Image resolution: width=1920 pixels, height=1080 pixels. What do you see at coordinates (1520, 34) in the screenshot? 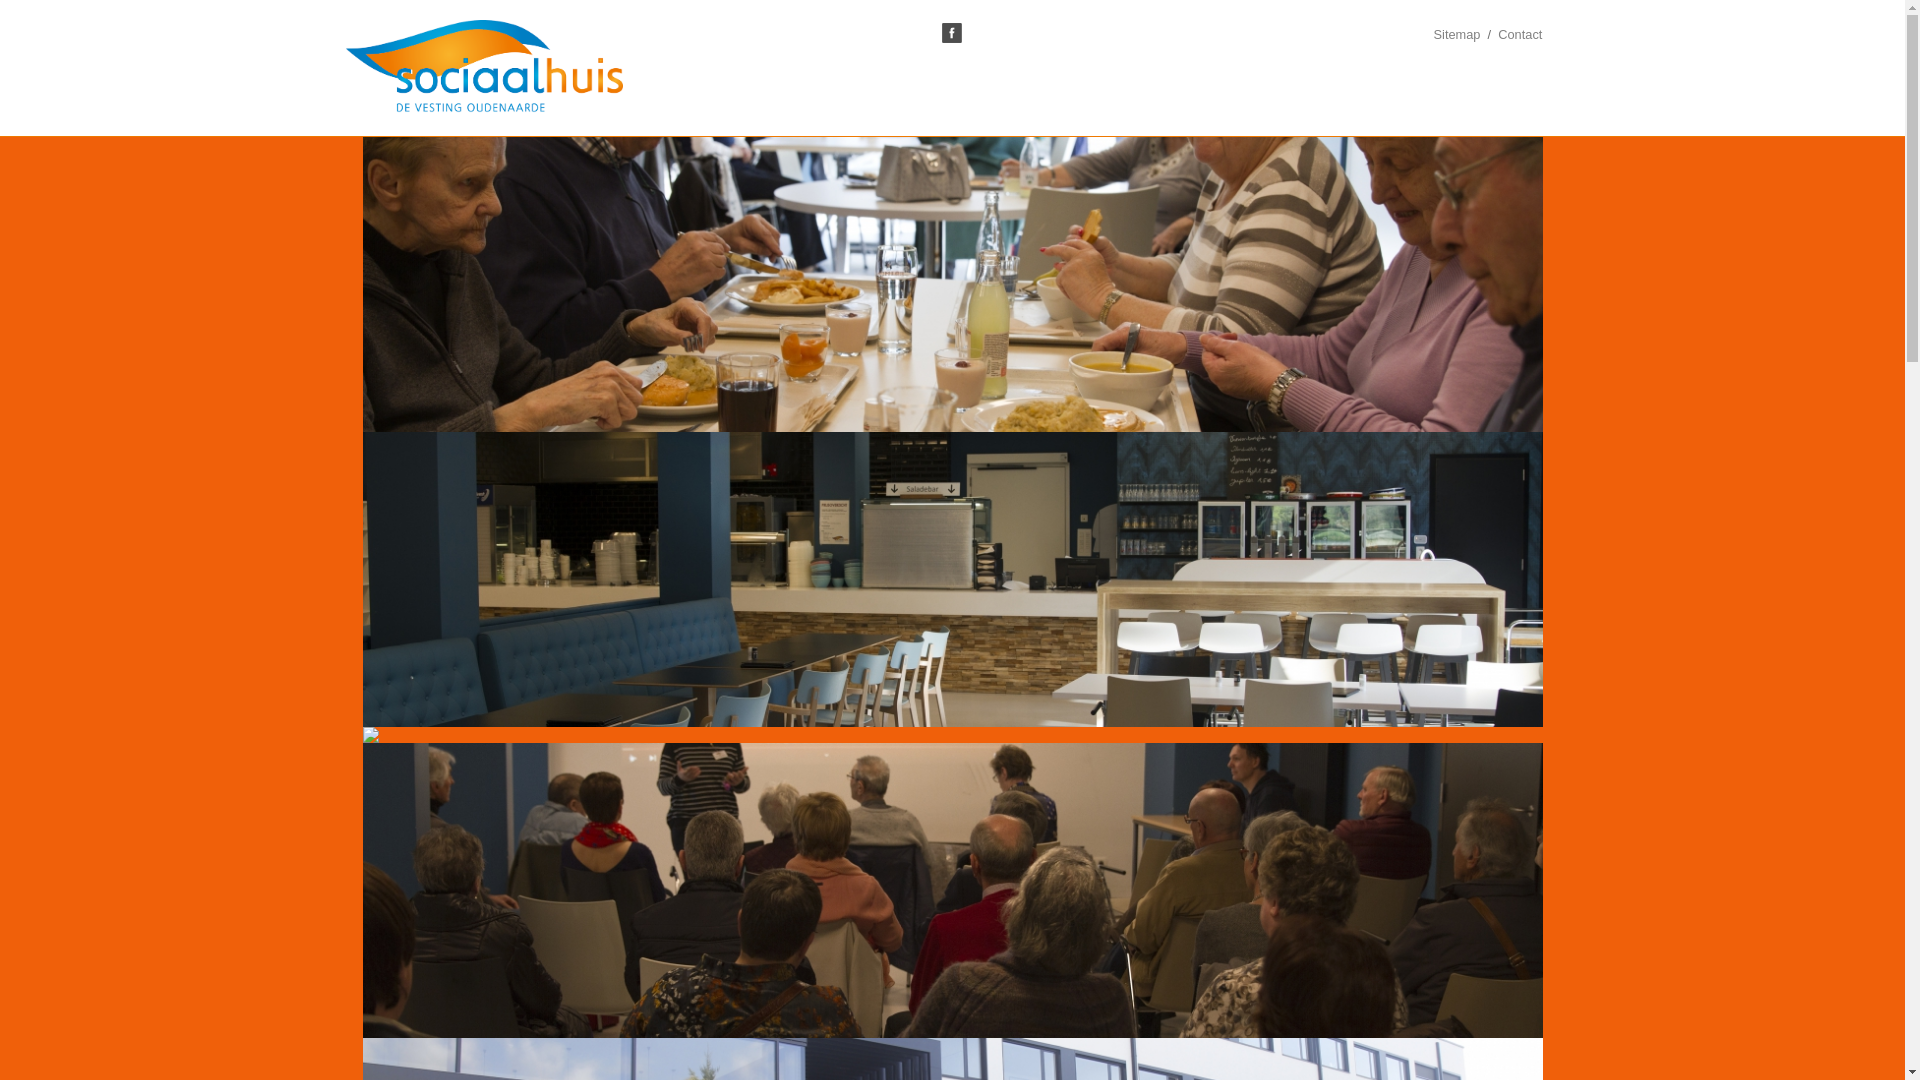
I see `'Contact'` at bounding box center [1520, 34].